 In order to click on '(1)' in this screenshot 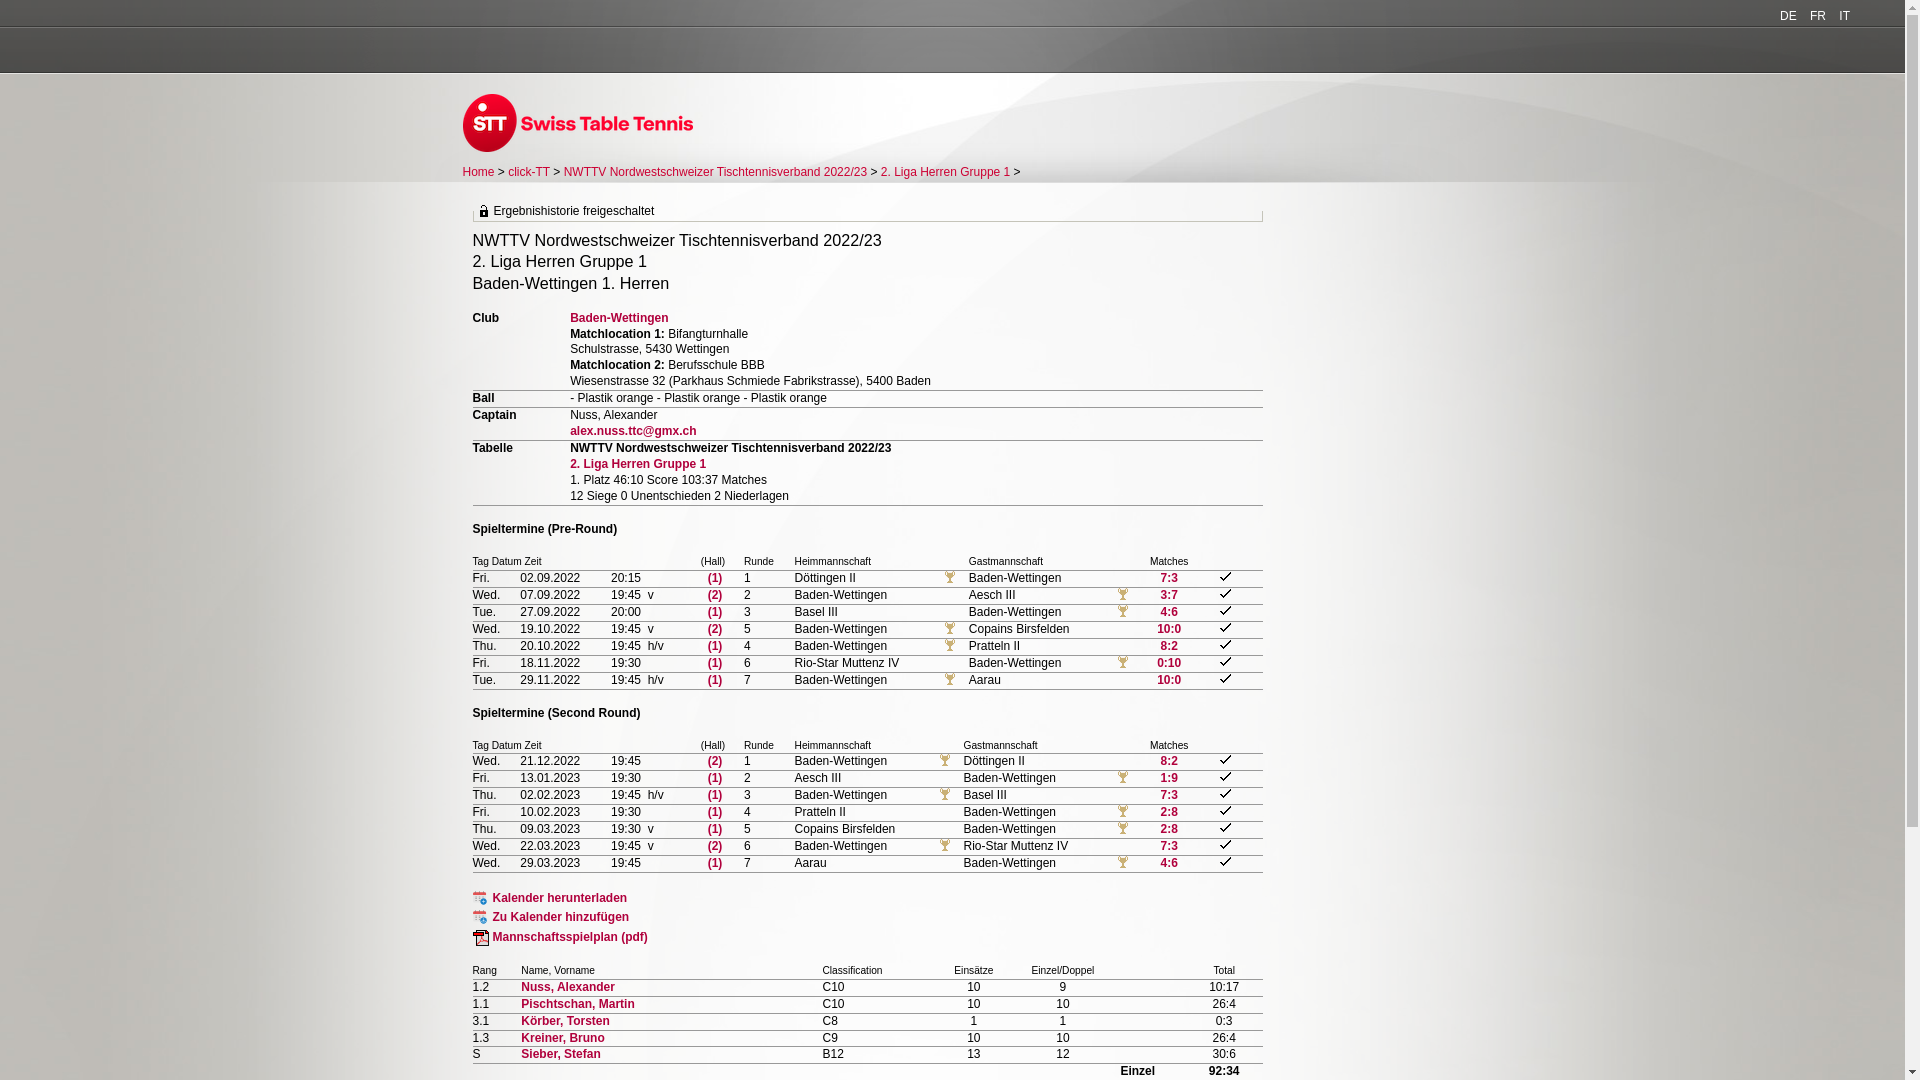, I will do `click(715, 611)`.